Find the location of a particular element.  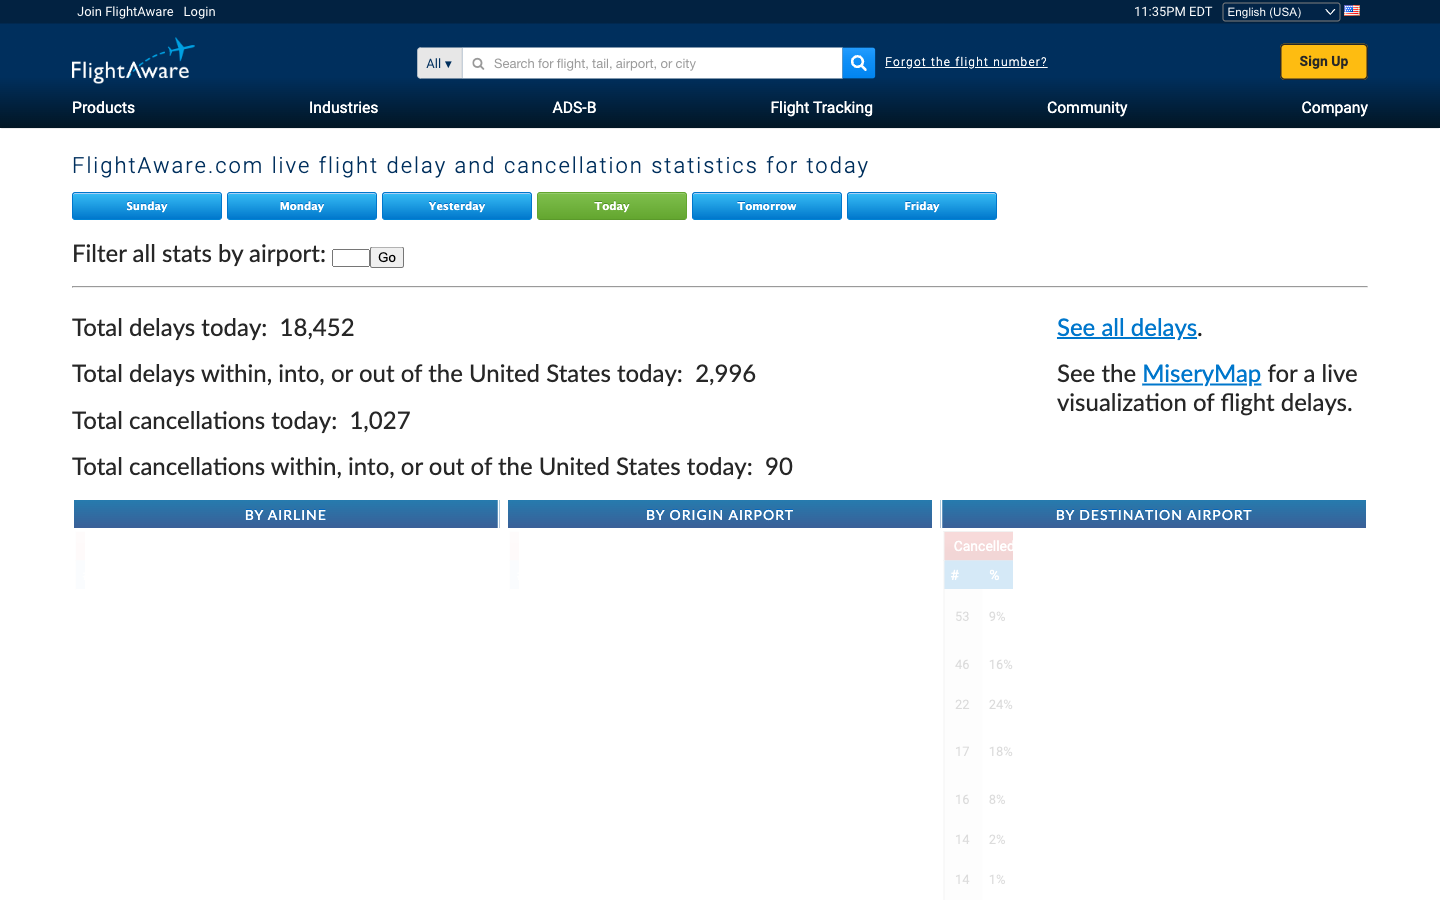

Inspect Flight Aware for today"s live details on flight delays and cancellations is located at coordinates (613, 206).